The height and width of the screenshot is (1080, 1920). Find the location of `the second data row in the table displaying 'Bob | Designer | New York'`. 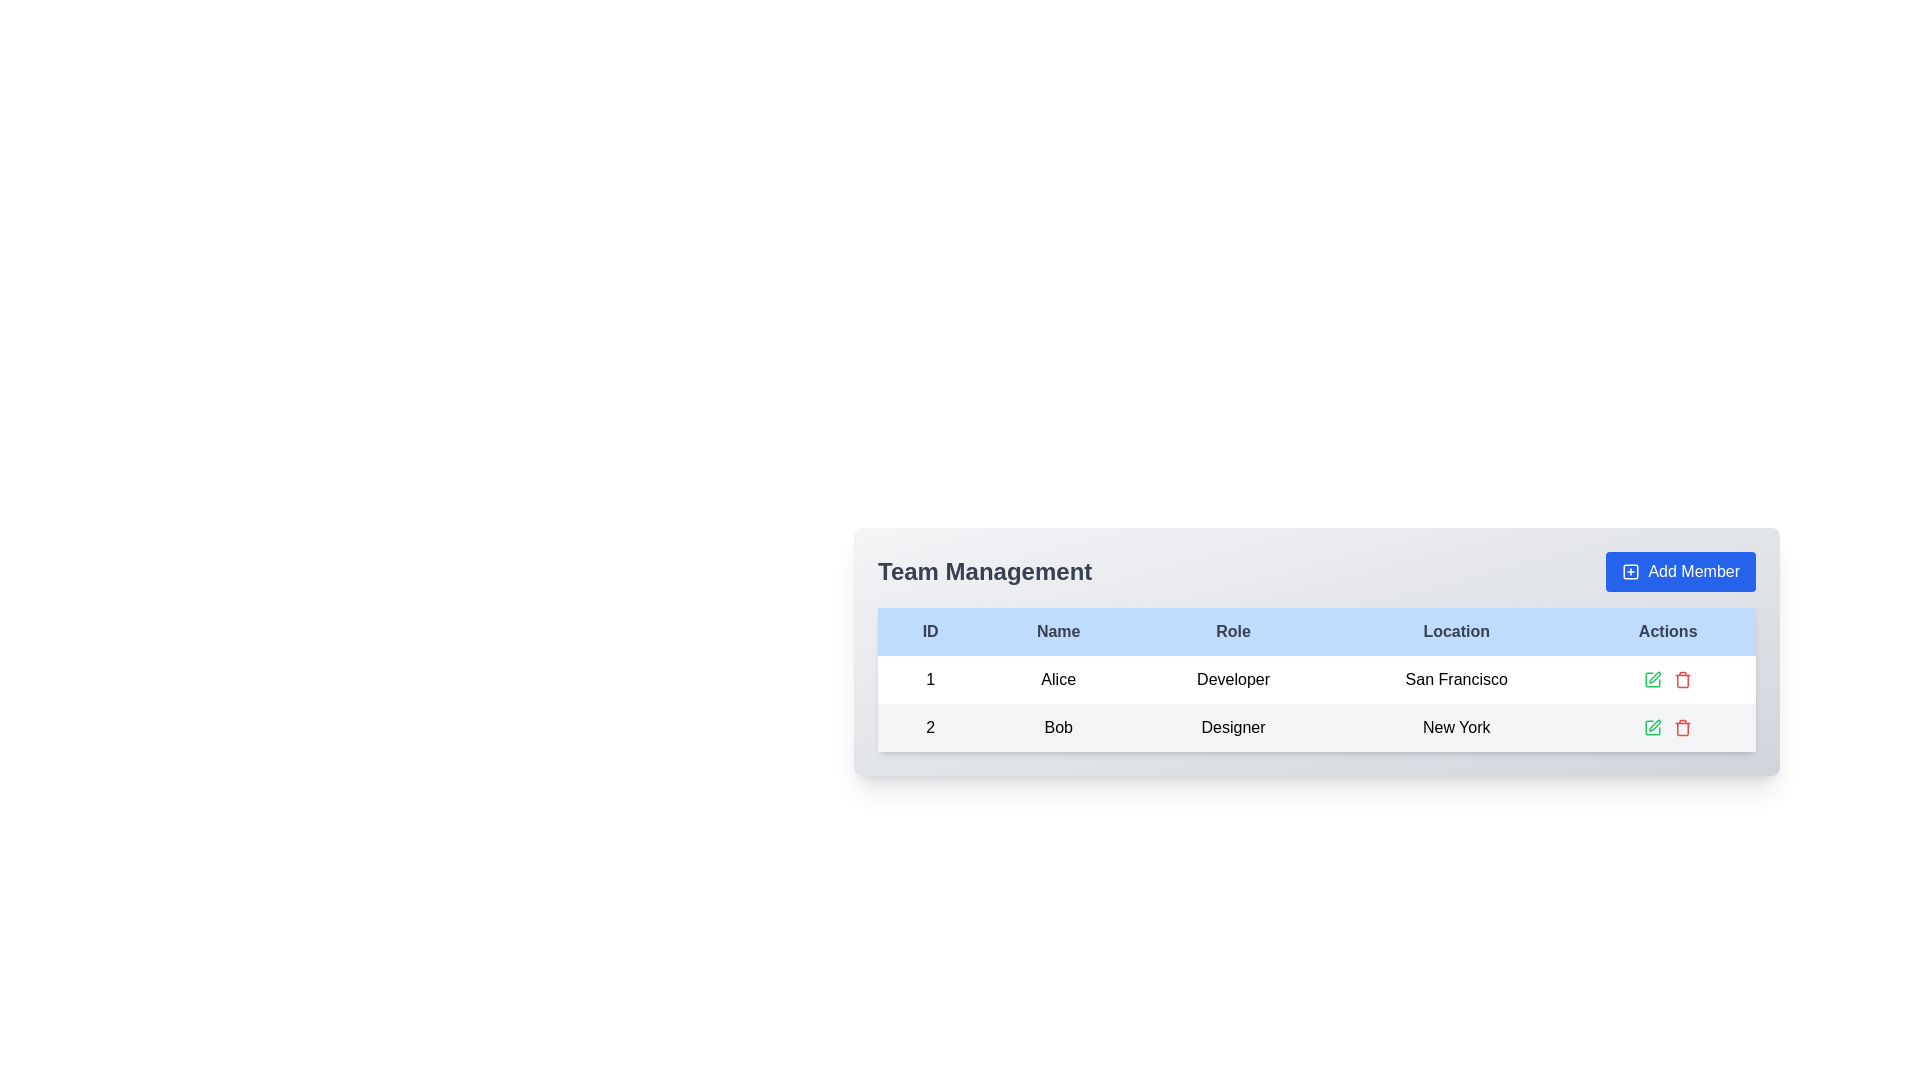

the second data row in the table displaying 'Bob | Designer | New York' is located at coordinates (1316, 728).